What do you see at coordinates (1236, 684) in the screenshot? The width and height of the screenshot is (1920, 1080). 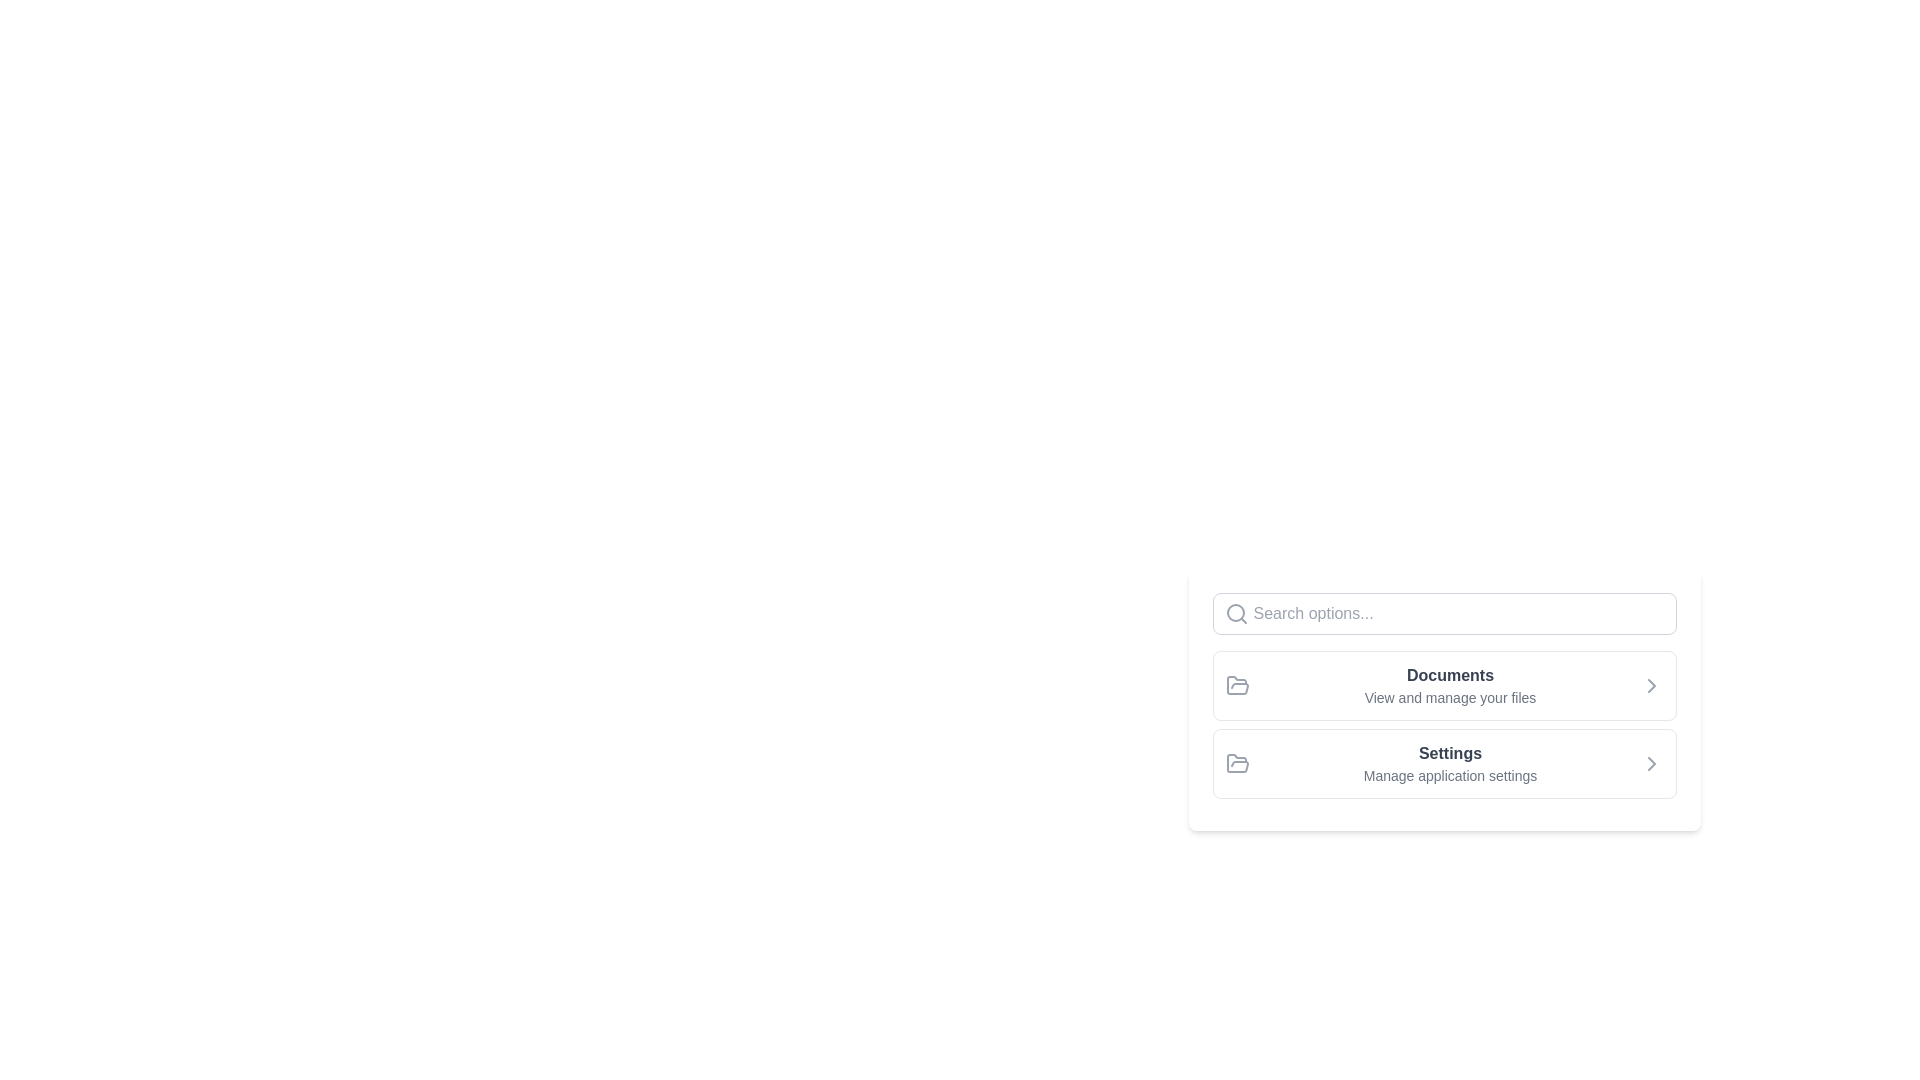 I see `the folder icon located in the content panel, immediately below the documents icon` at bounding box center [1236, 684].